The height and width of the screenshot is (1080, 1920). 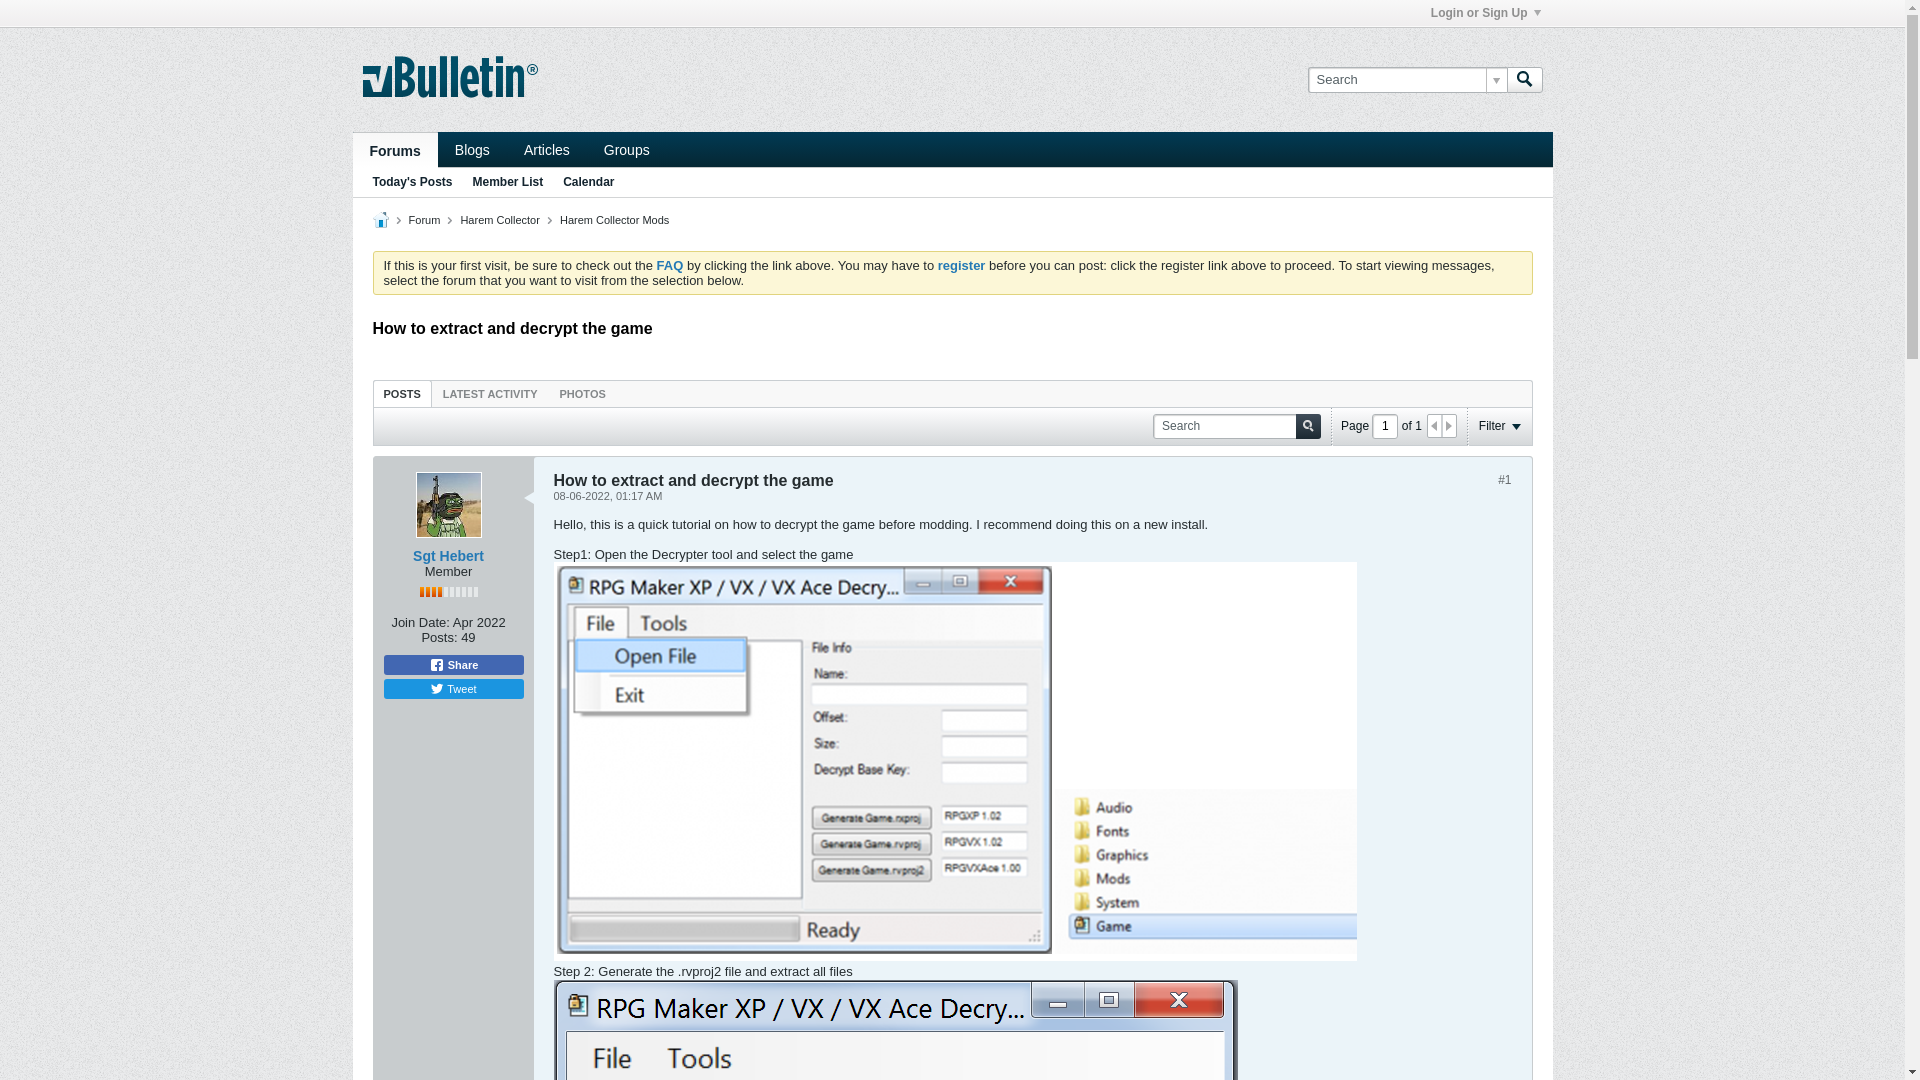 What do you see at coordinates (394, 149) in the screenshot?
I see `'Forums'` at bounding box center [394, 149].